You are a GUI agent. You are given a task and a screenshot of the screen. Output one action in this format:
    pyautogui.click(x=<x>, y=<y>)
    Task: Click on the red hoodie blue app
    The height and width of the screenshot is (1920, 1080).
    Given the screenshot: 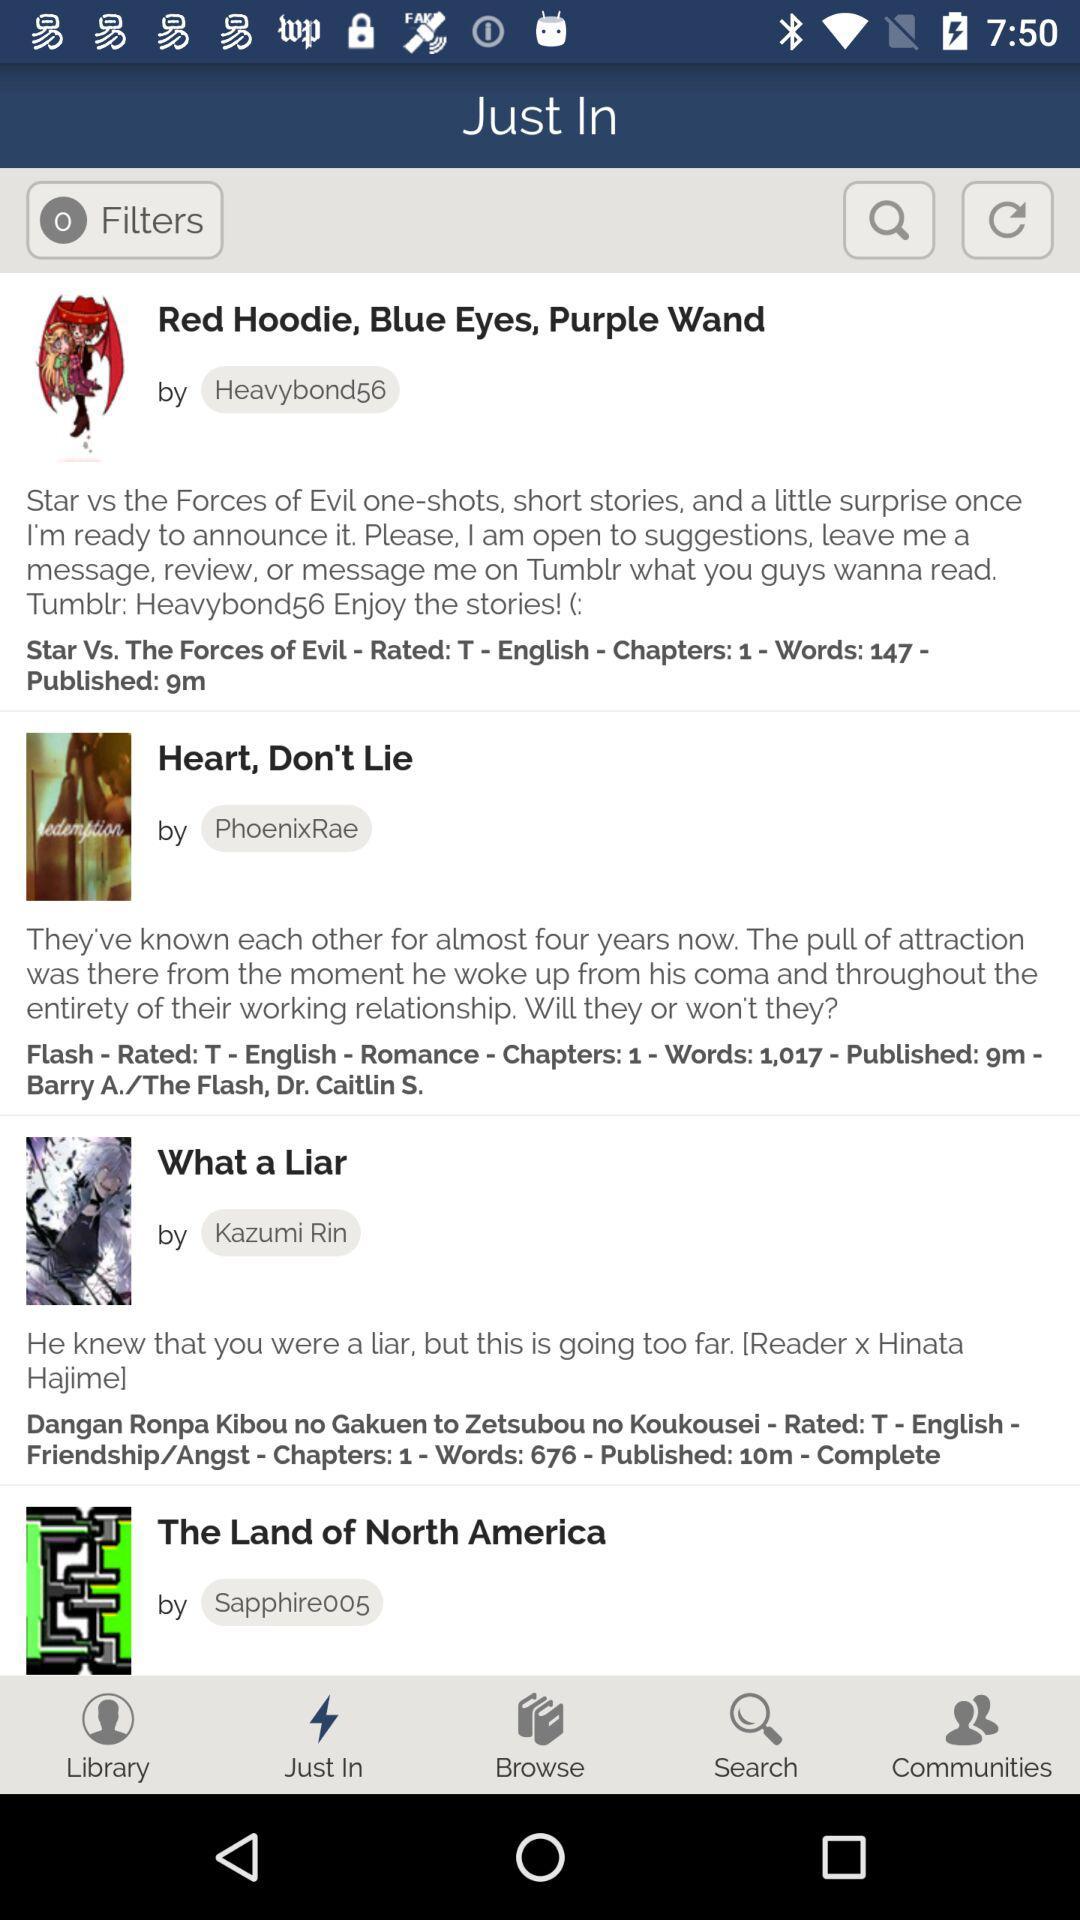 What is the action you would take?
    pyautogui.click(x=617, y=318)
    